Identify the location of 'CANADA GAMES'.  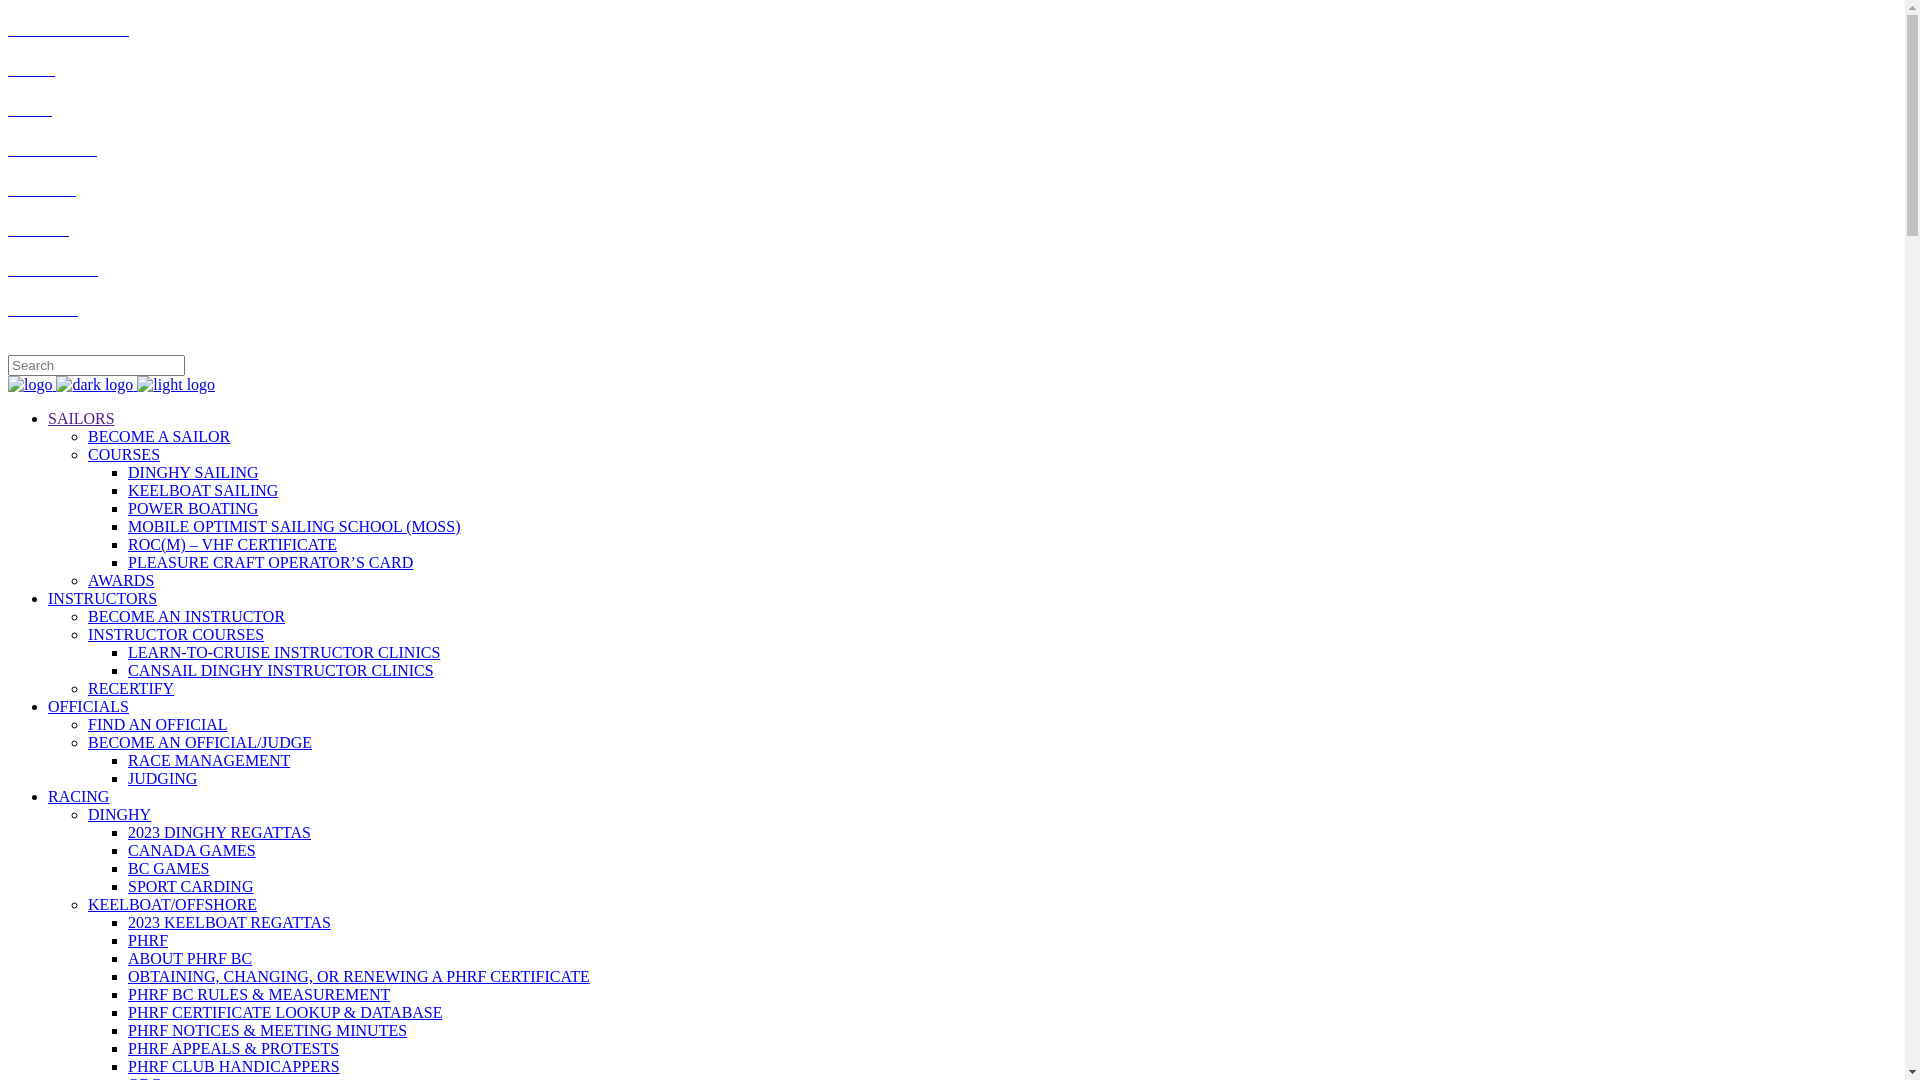
(192, 850).